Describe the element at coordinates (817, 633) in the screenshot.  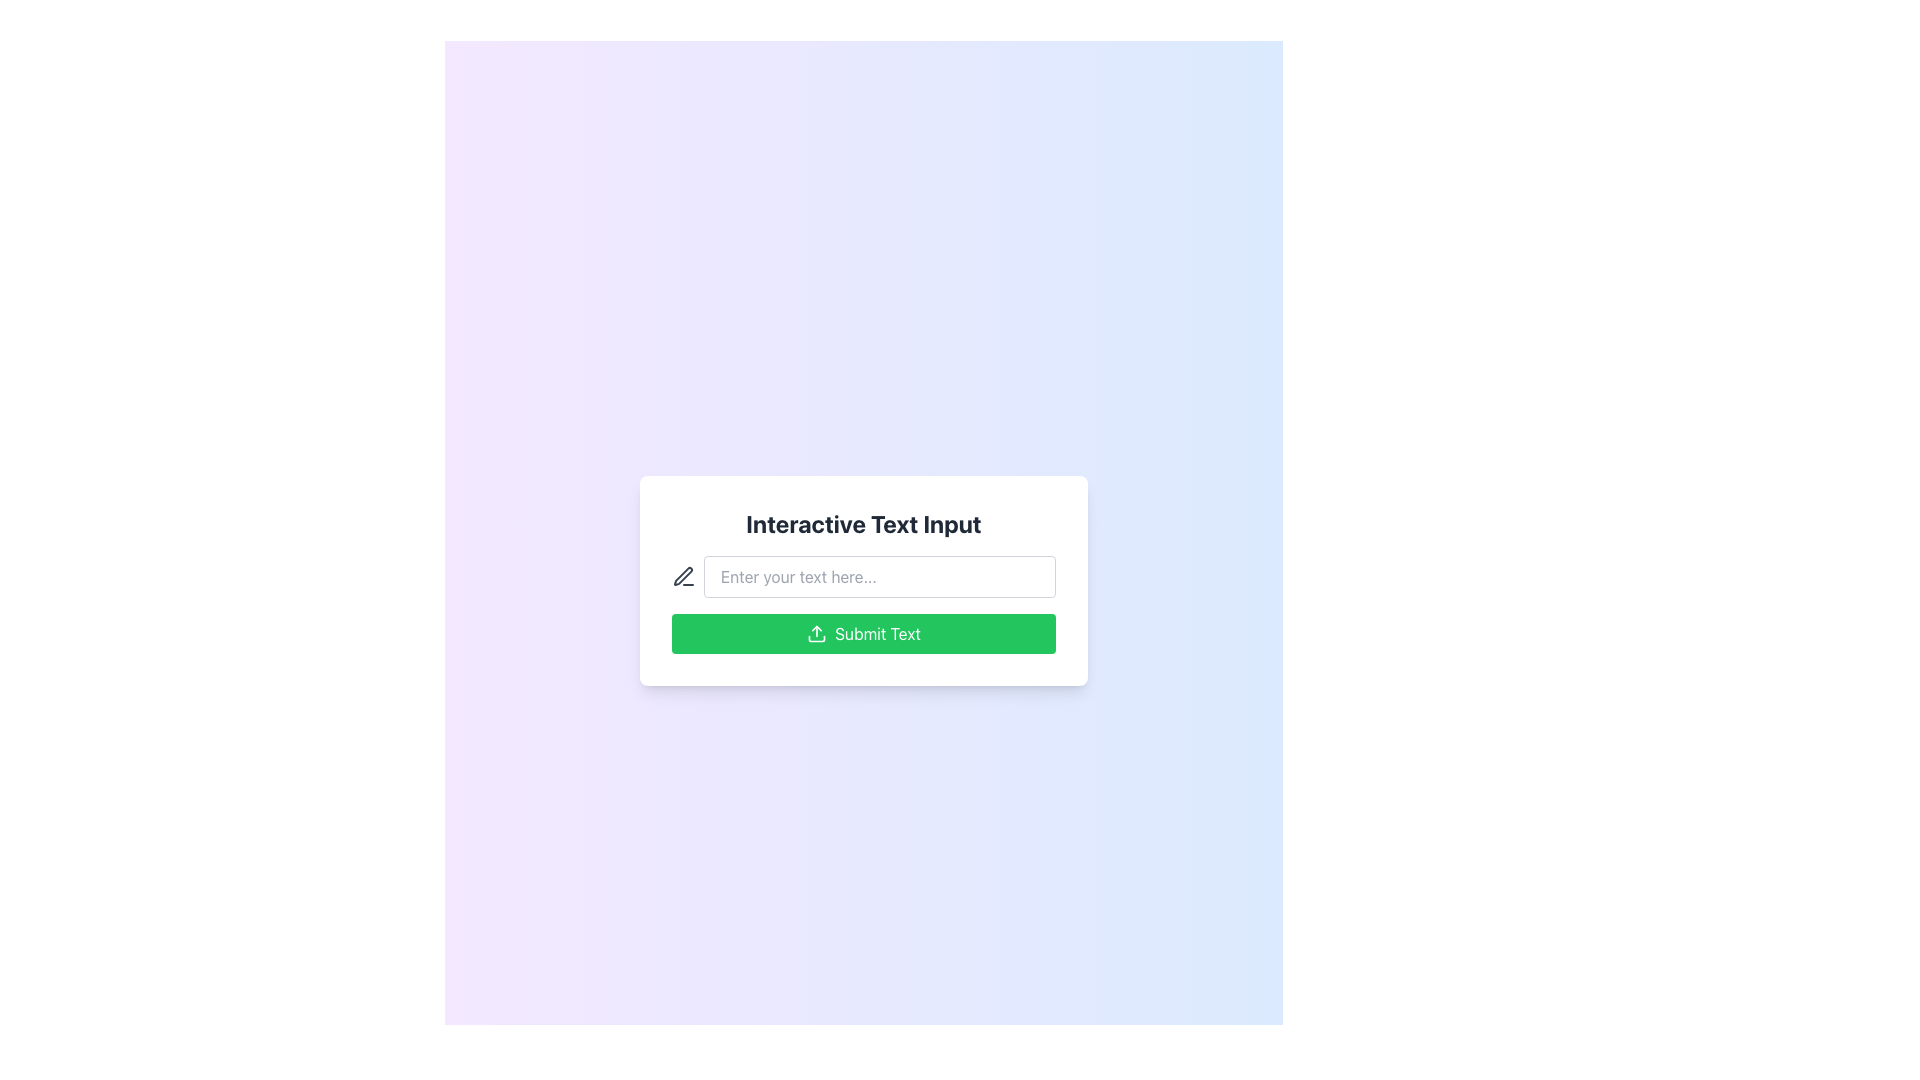
I see `the small upload icon with a green background located to the left of the 'Submit Text' label on the green submission button` at that location.